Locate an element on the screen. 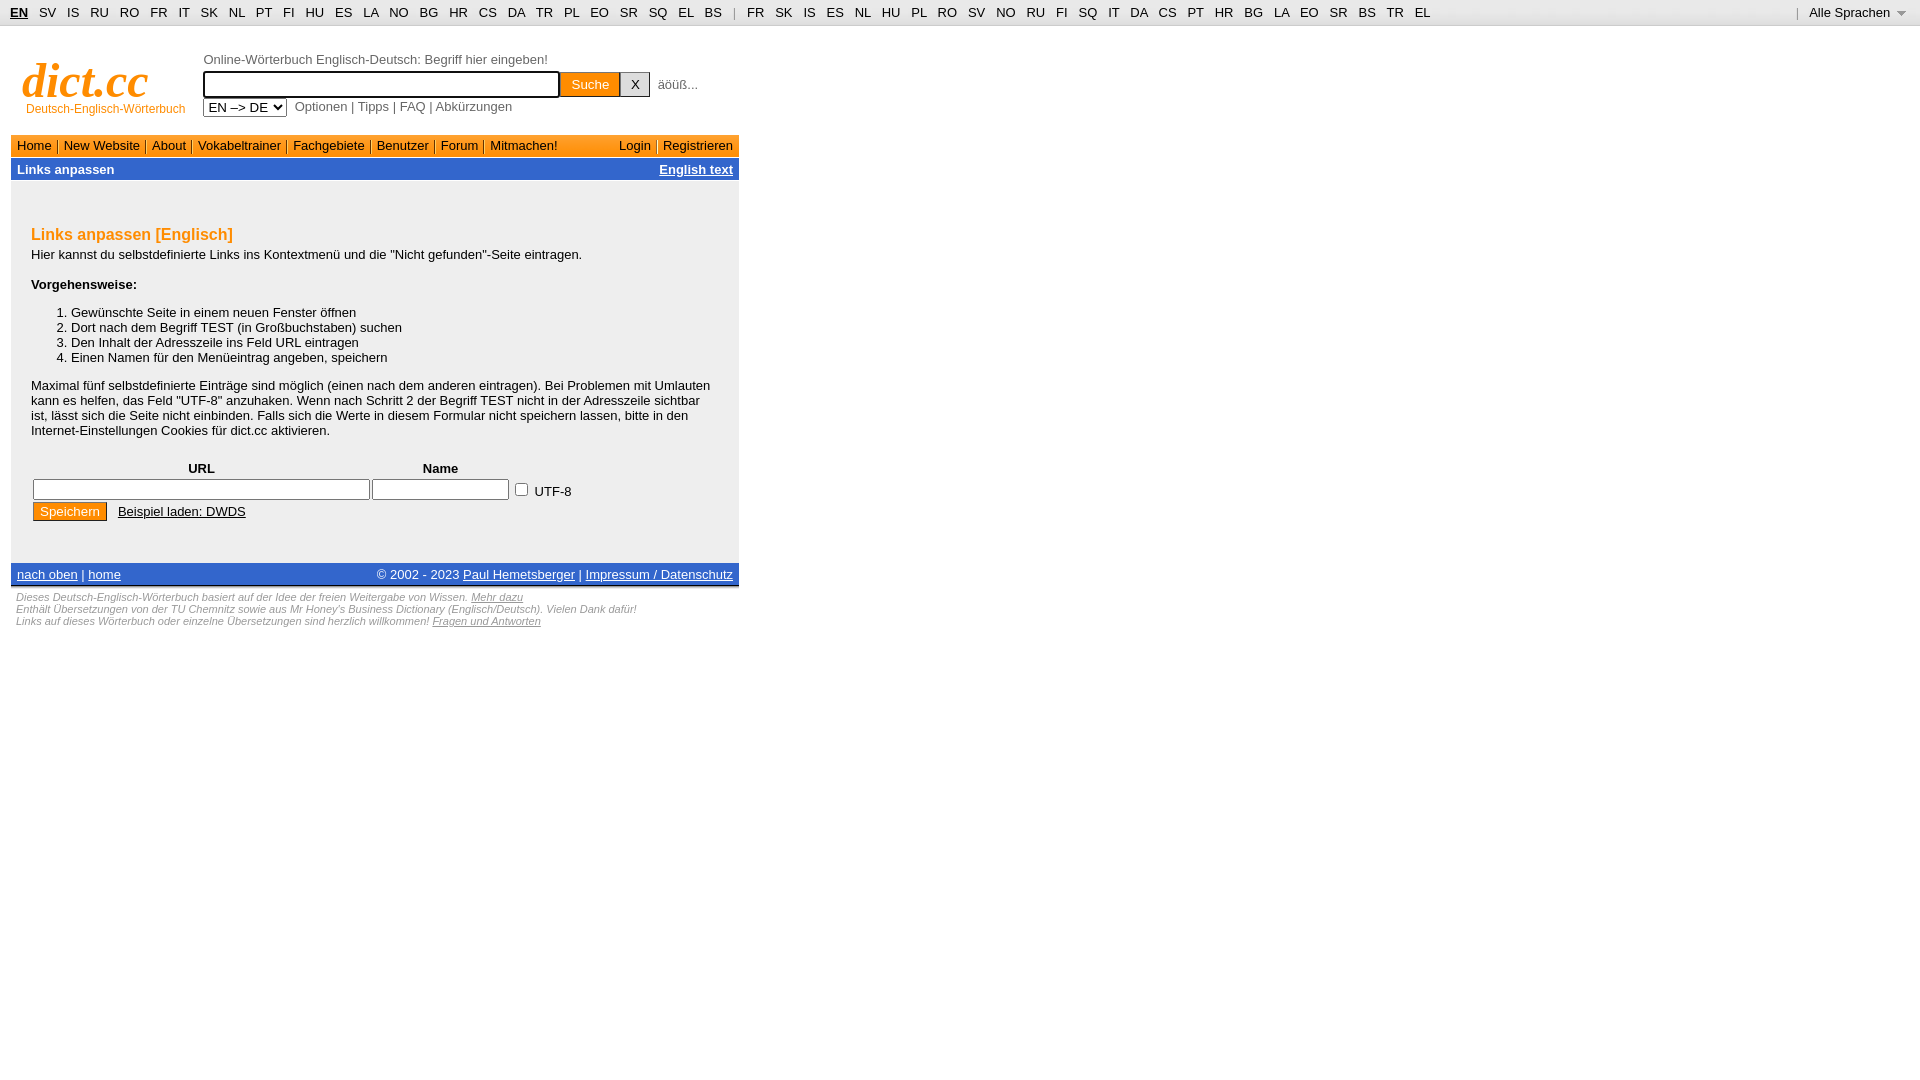  'IS' is located at coordinates (72, 12).